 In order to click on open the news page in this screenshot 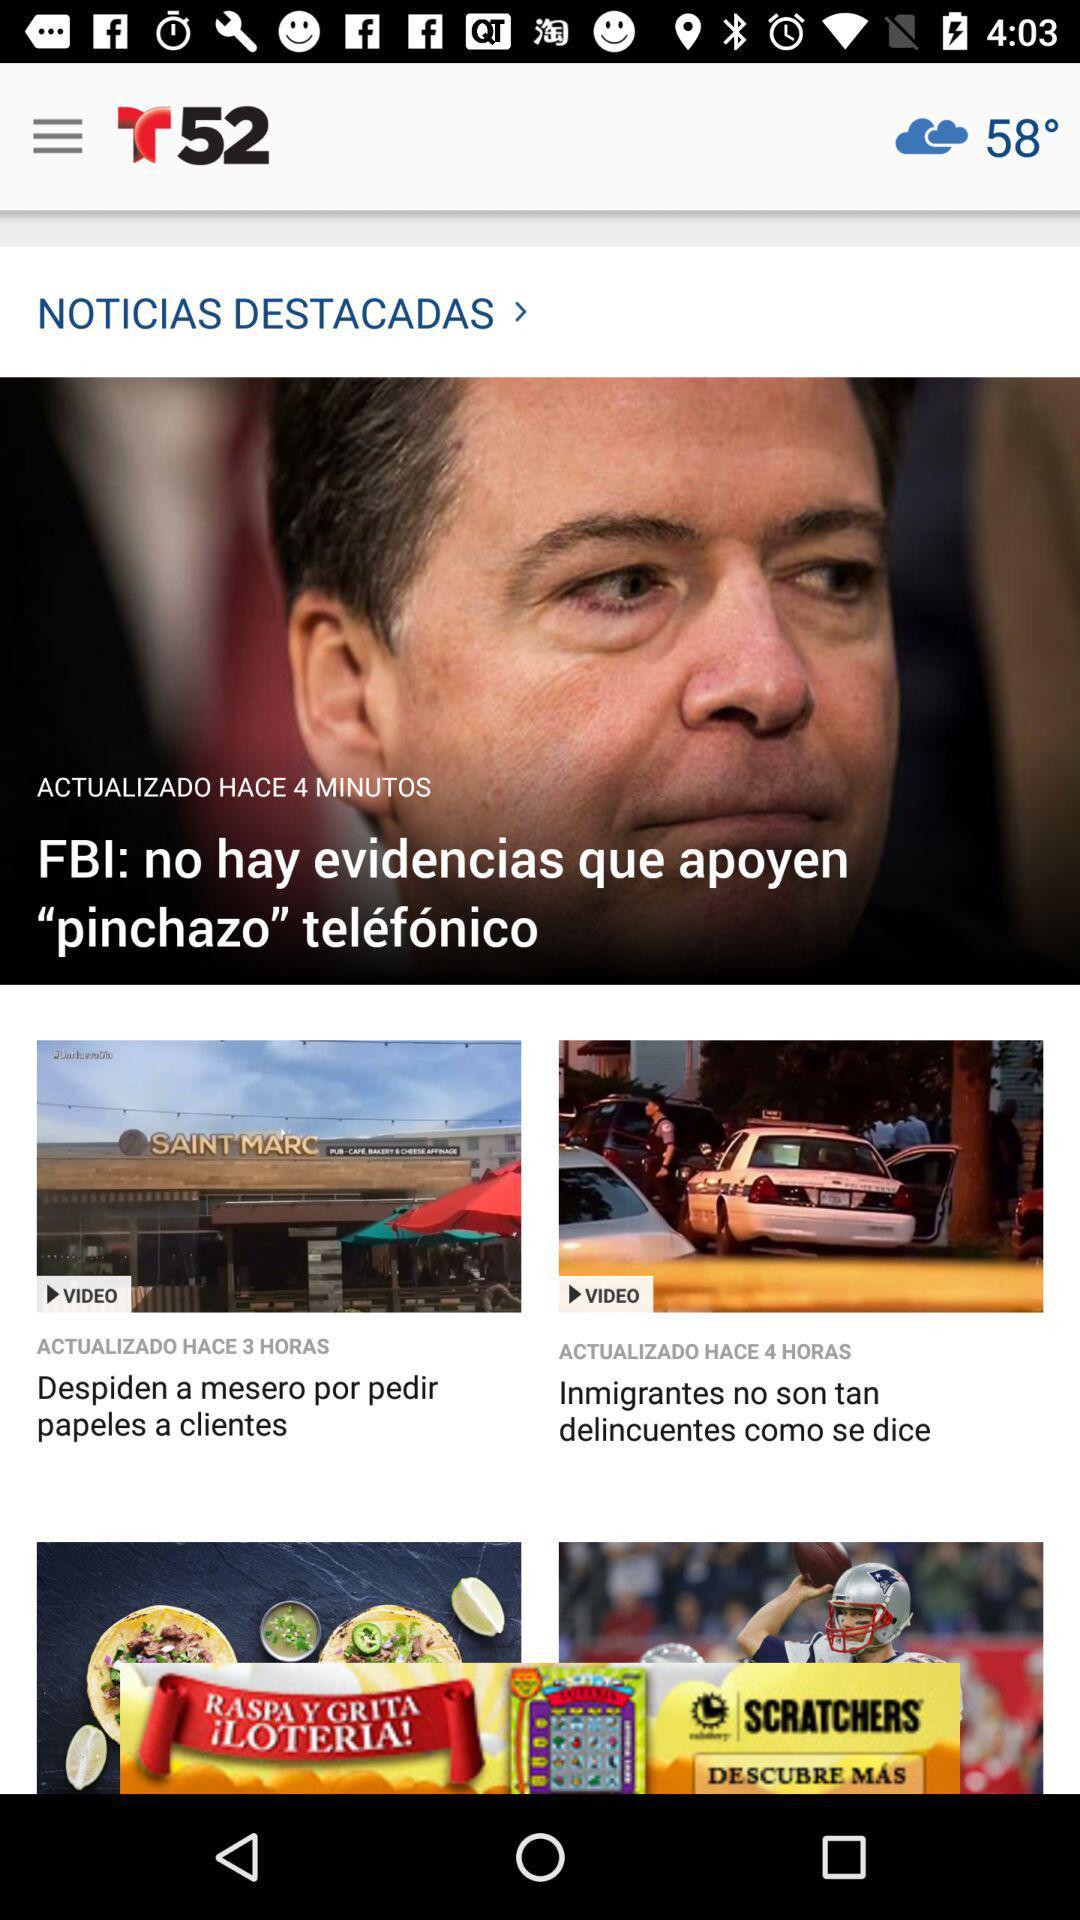, I will do `click(540, 681)`.